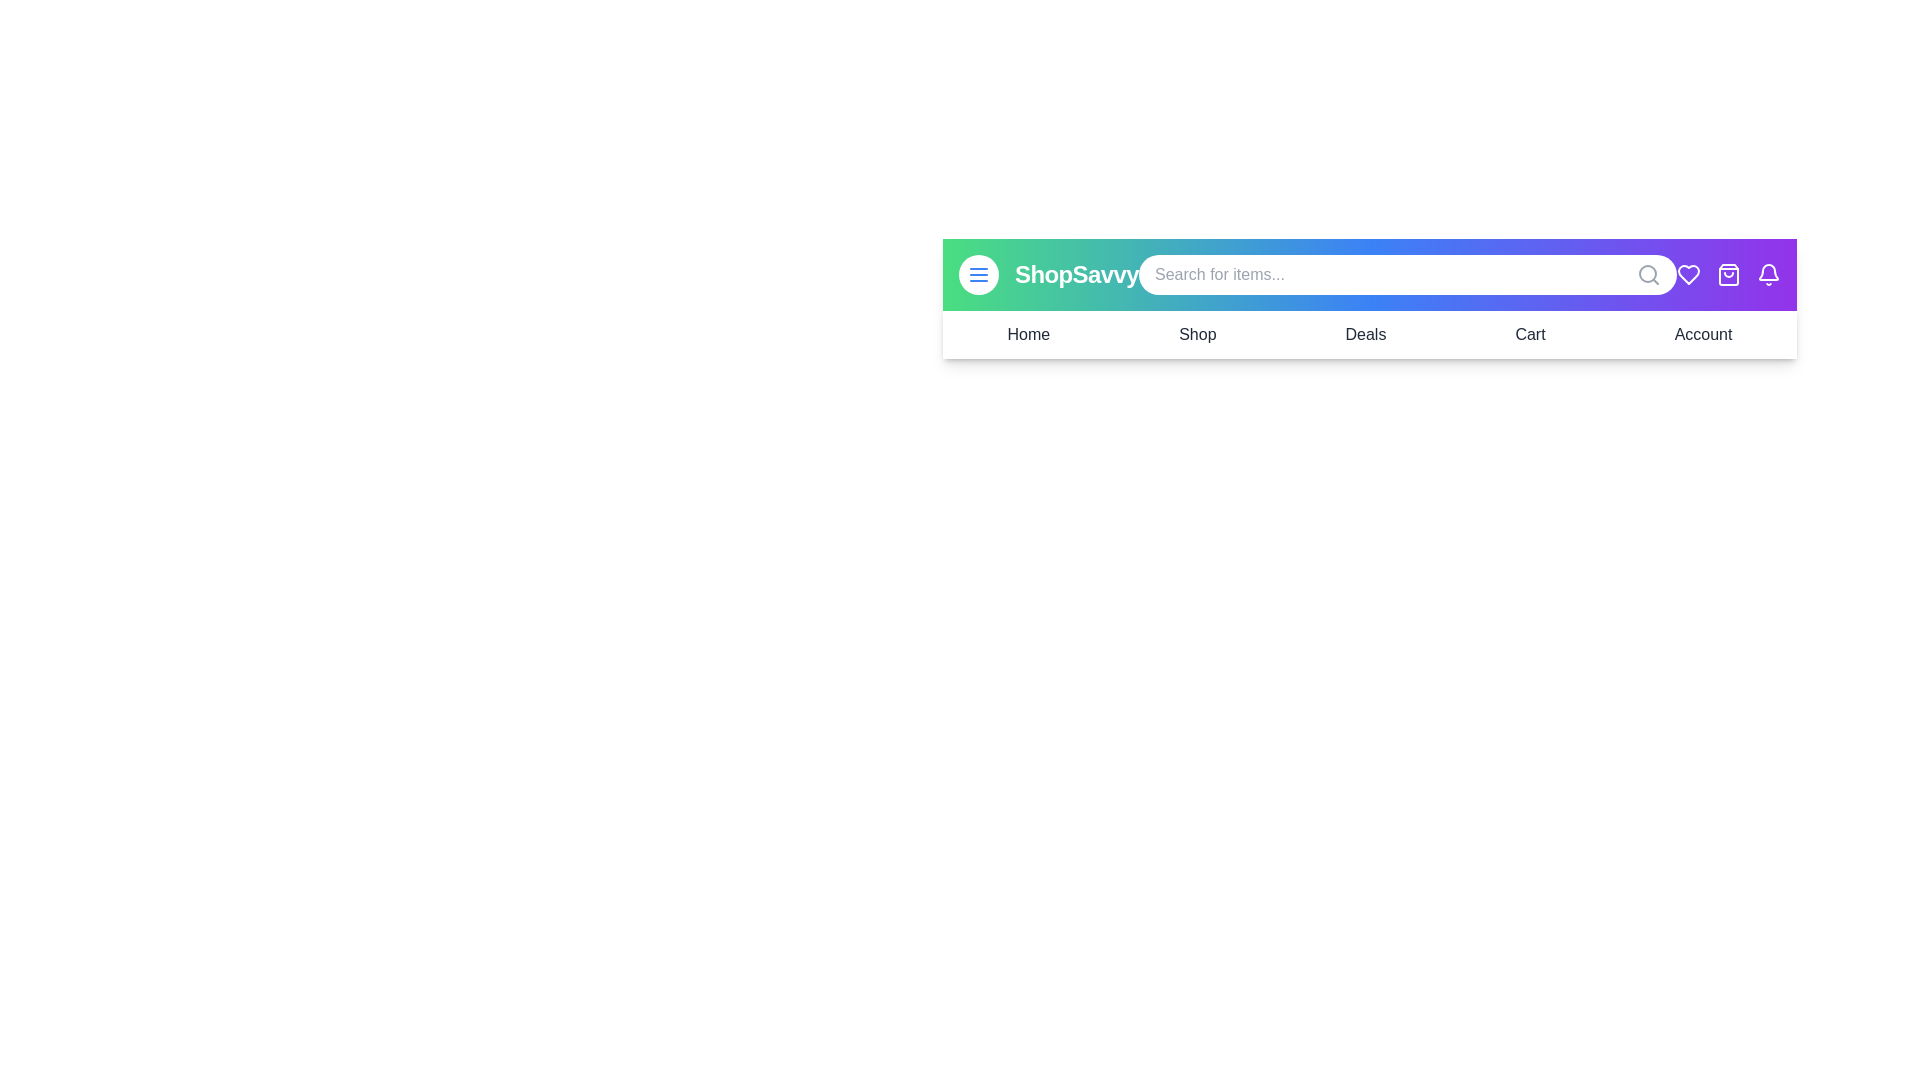 This screenshot has height=1080, width=1920. I want to click on the shopping bag icon, so click(1727, 274).